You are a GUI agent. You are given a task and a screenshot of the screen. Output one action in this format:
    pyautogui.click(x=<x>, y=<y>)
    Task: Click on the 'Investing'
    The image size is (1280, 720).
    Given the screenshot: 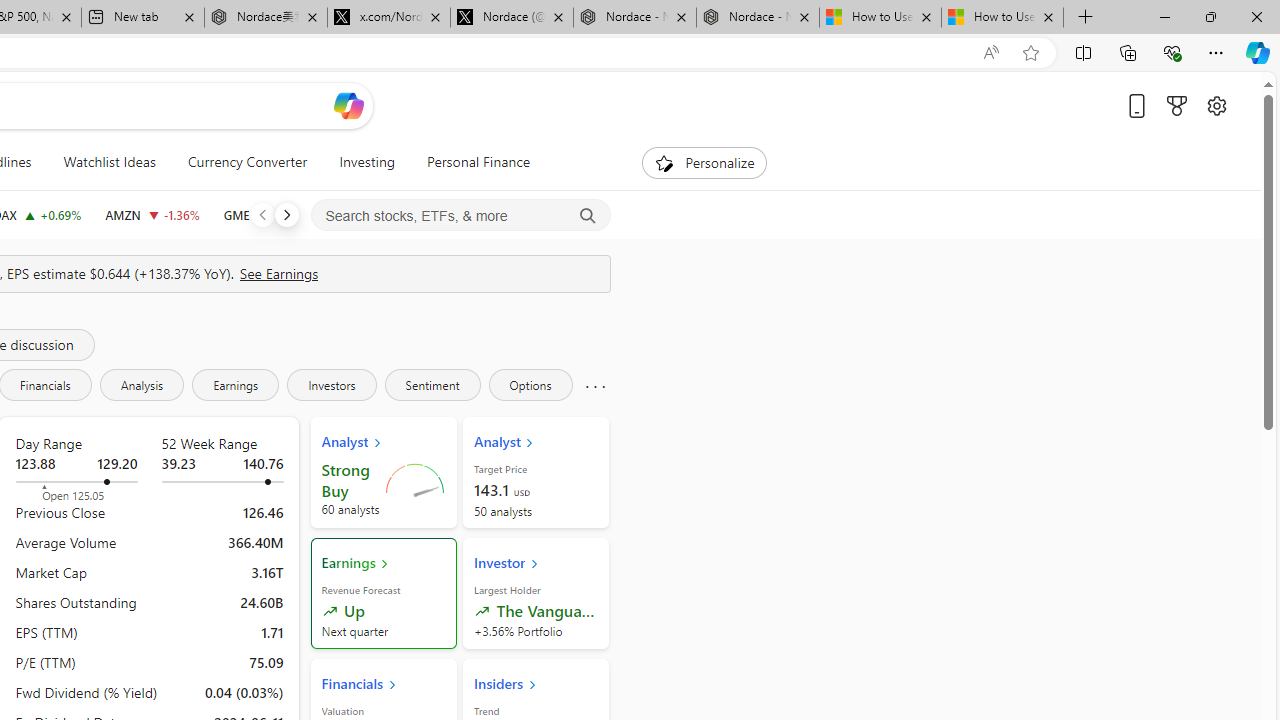 What is the action you would take?
    pyautogui.click(x=367, y=162)
    